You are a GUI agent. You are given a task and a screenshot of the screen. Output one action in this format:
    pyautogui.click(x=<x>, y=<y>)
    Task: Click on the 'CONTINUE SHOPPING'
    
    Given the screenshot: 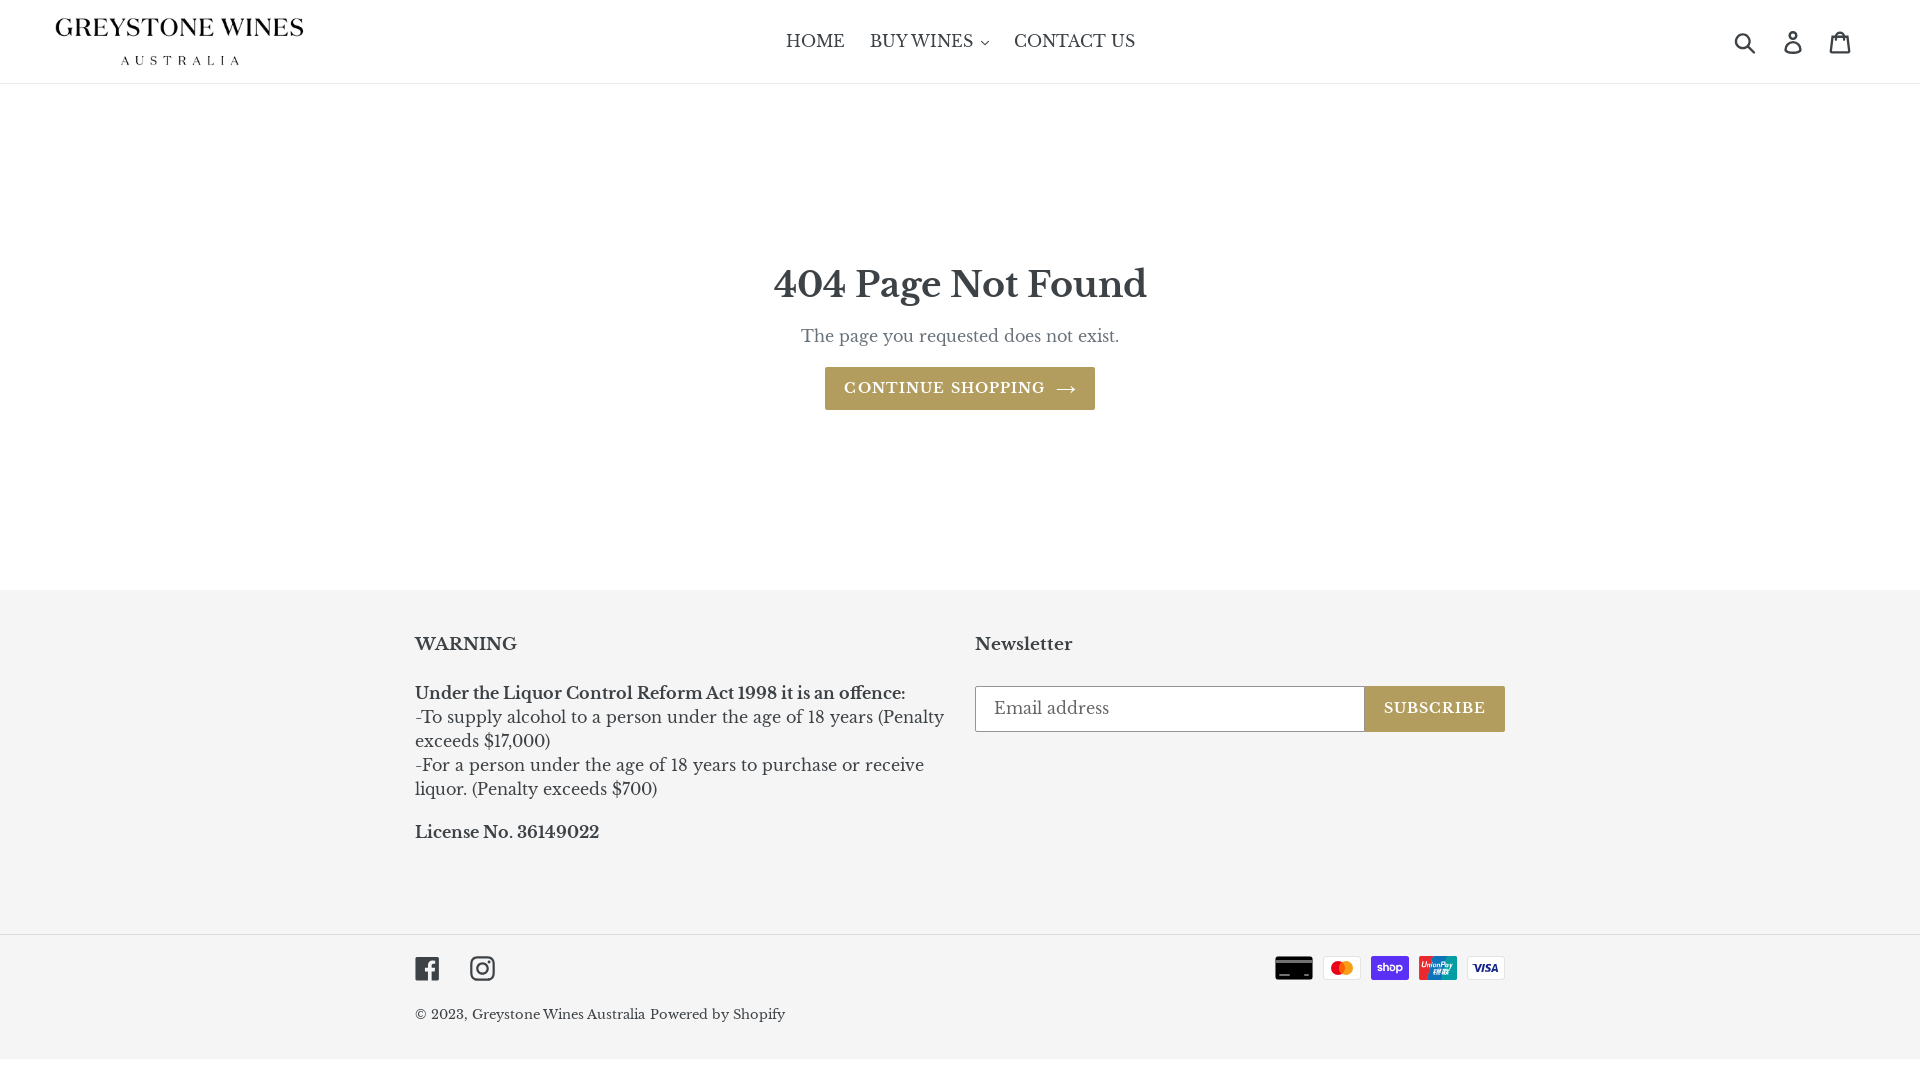 What is the action you would take?
    pyautogui.click(x=825, y=388)
    